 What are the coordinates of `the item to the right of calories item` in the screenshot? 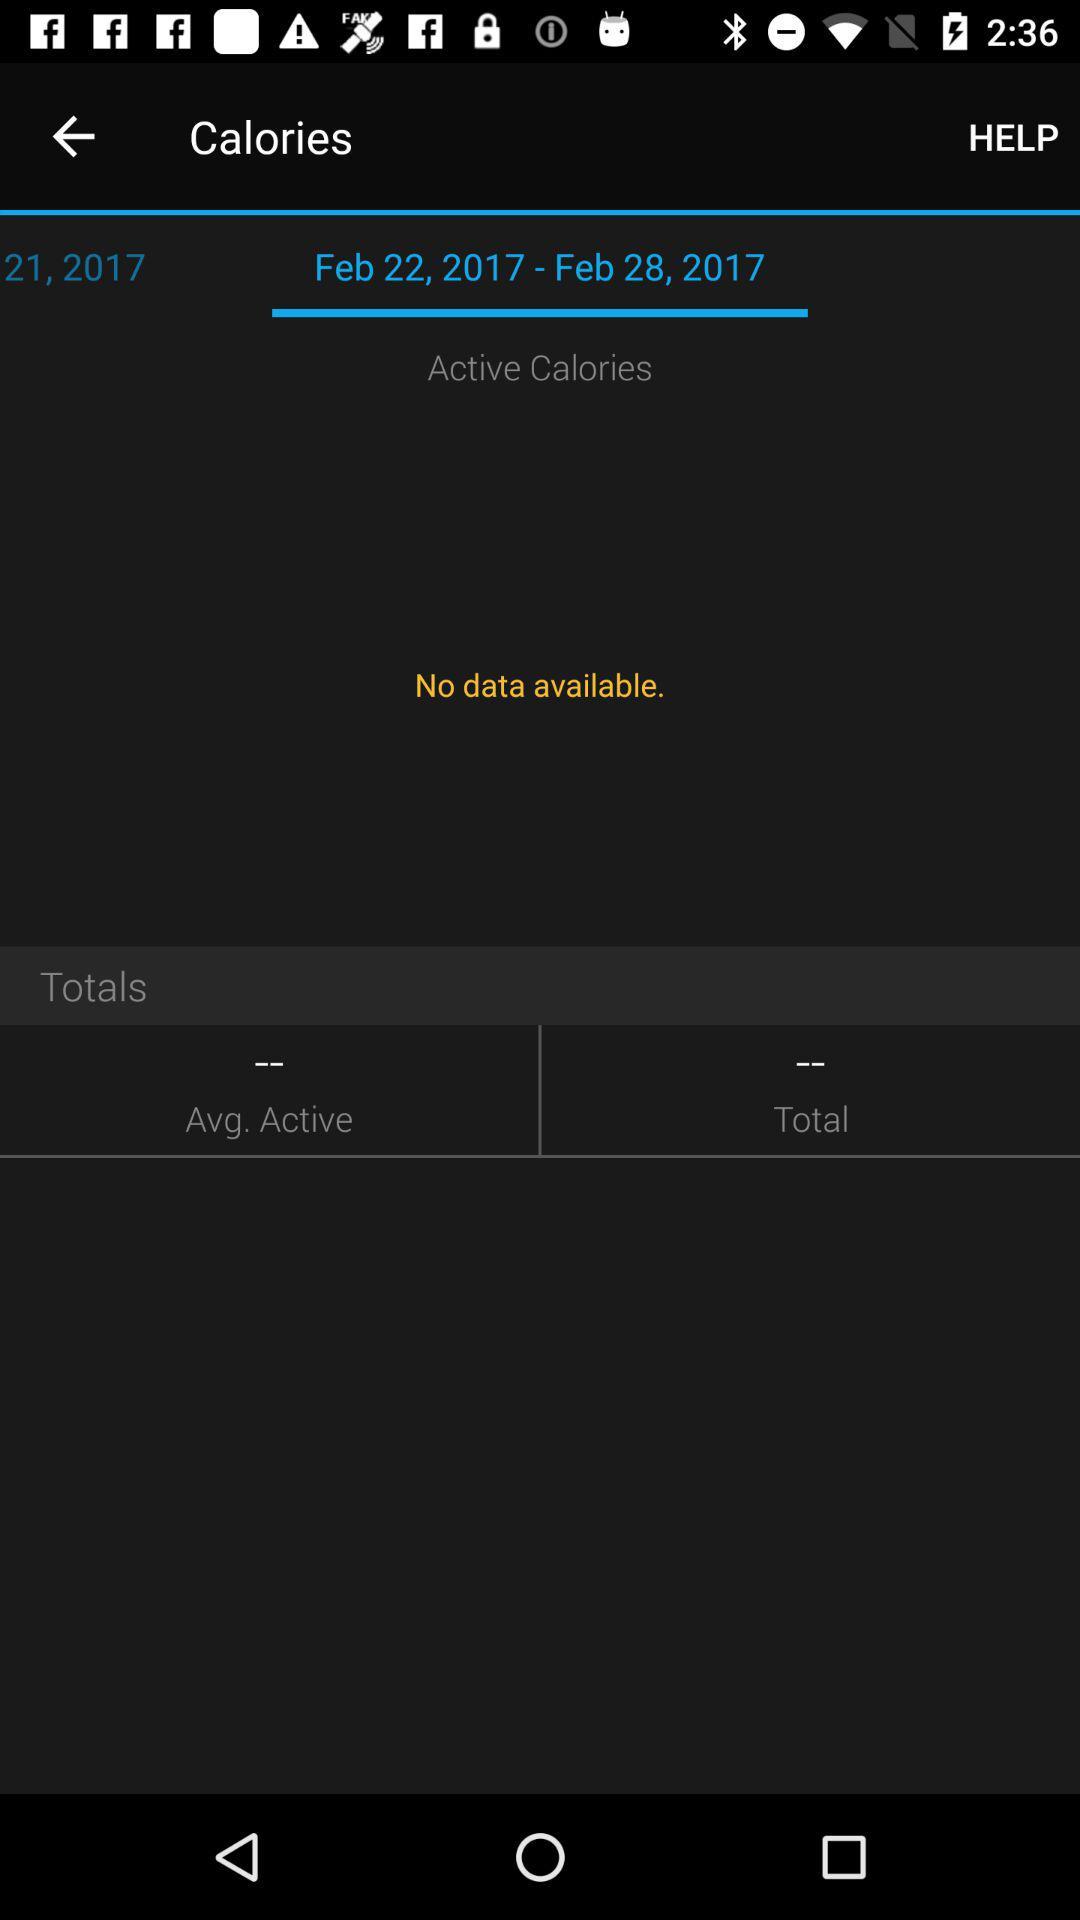 It's located at (1013, 135).